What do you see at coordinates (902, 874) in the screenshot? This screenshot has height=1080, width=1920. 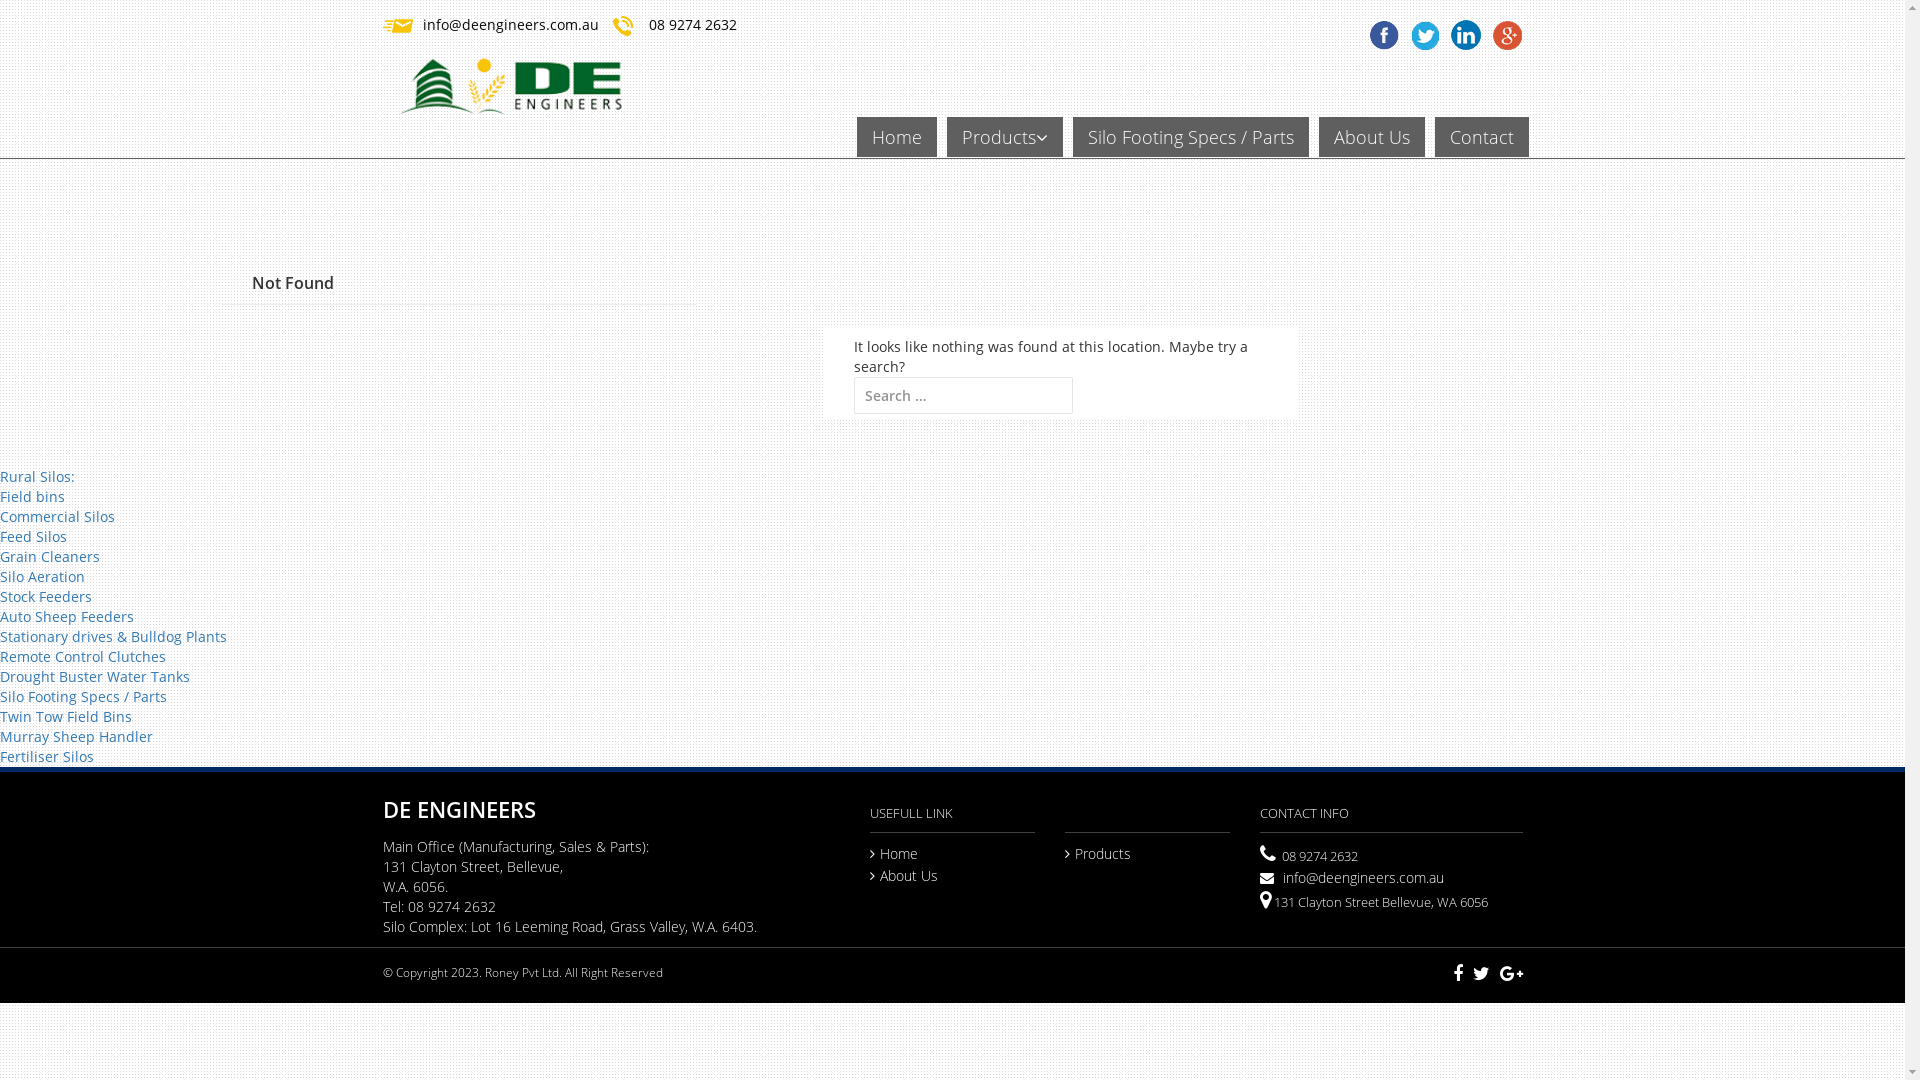 I see `'About Us'` at bounding box center [902, 874].